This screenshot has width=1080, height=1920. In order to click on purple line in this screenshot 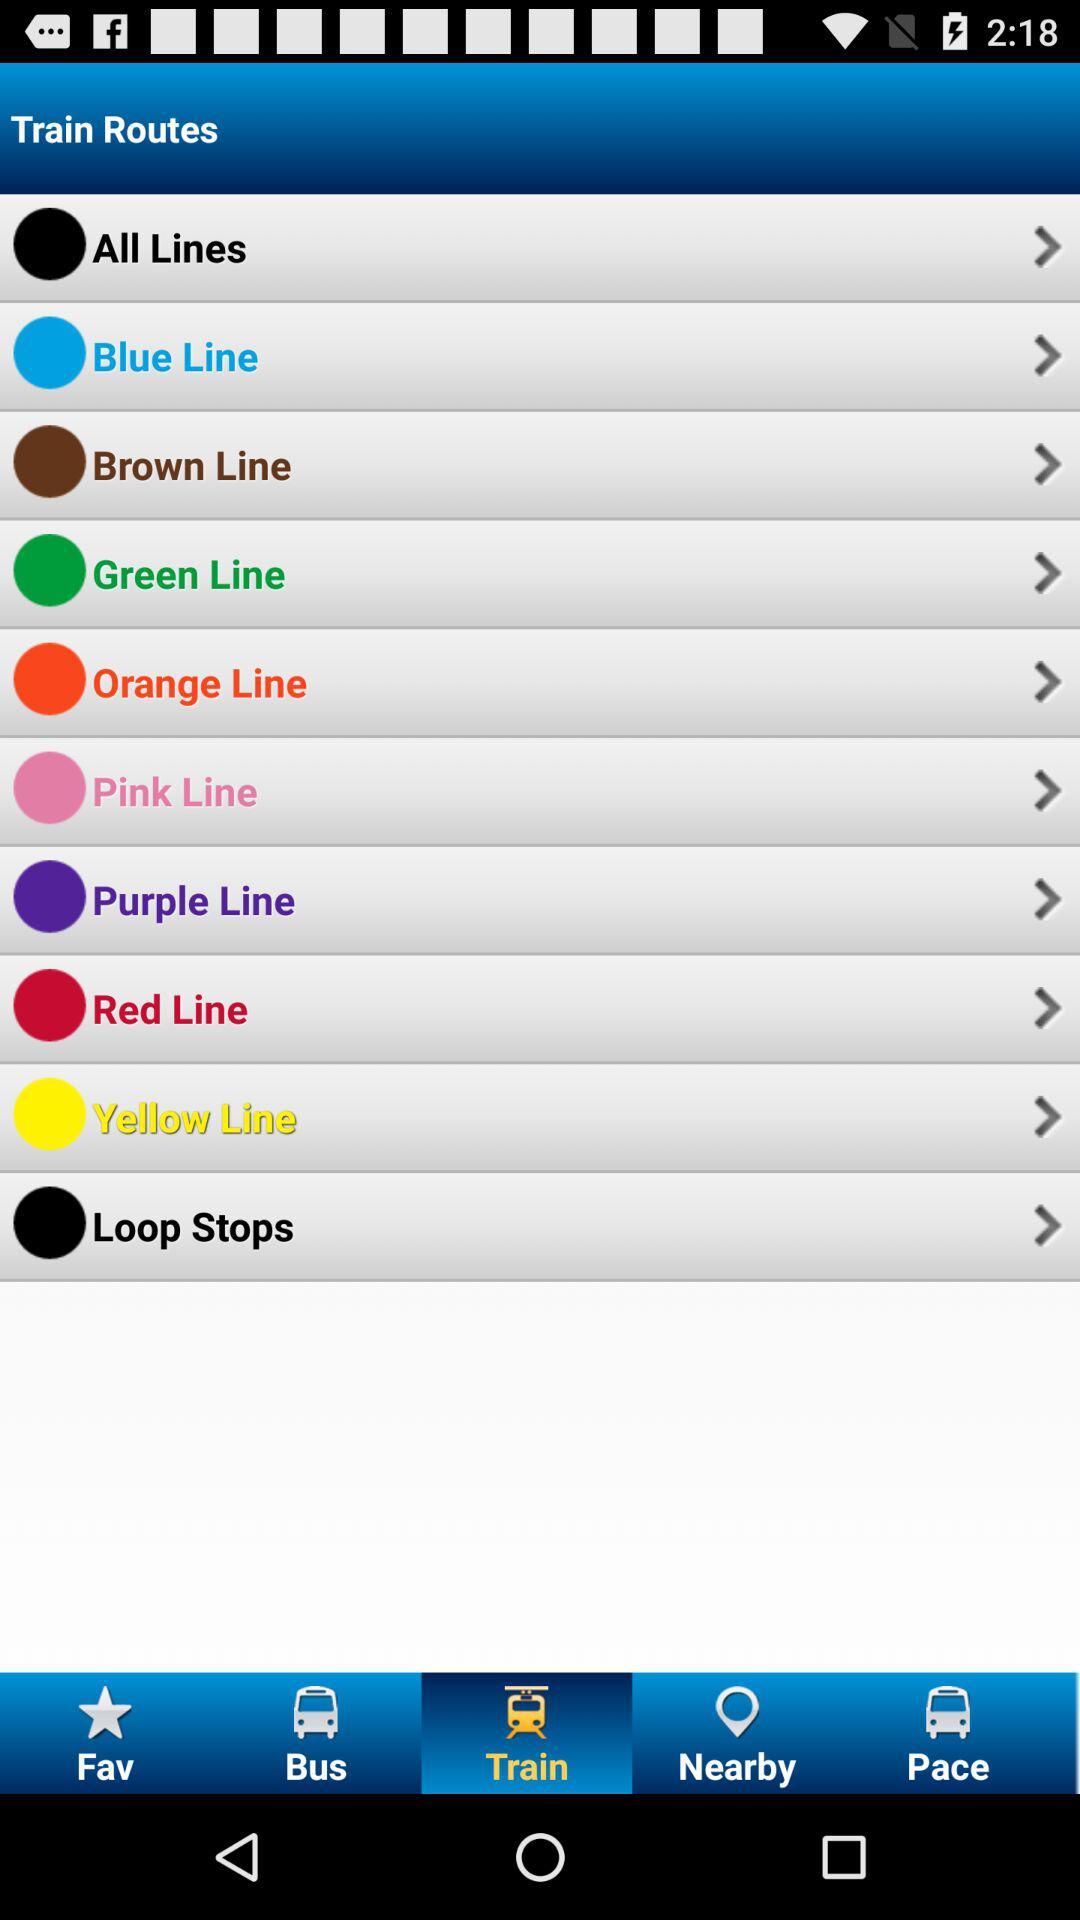, I will do `click(193, 898)`.